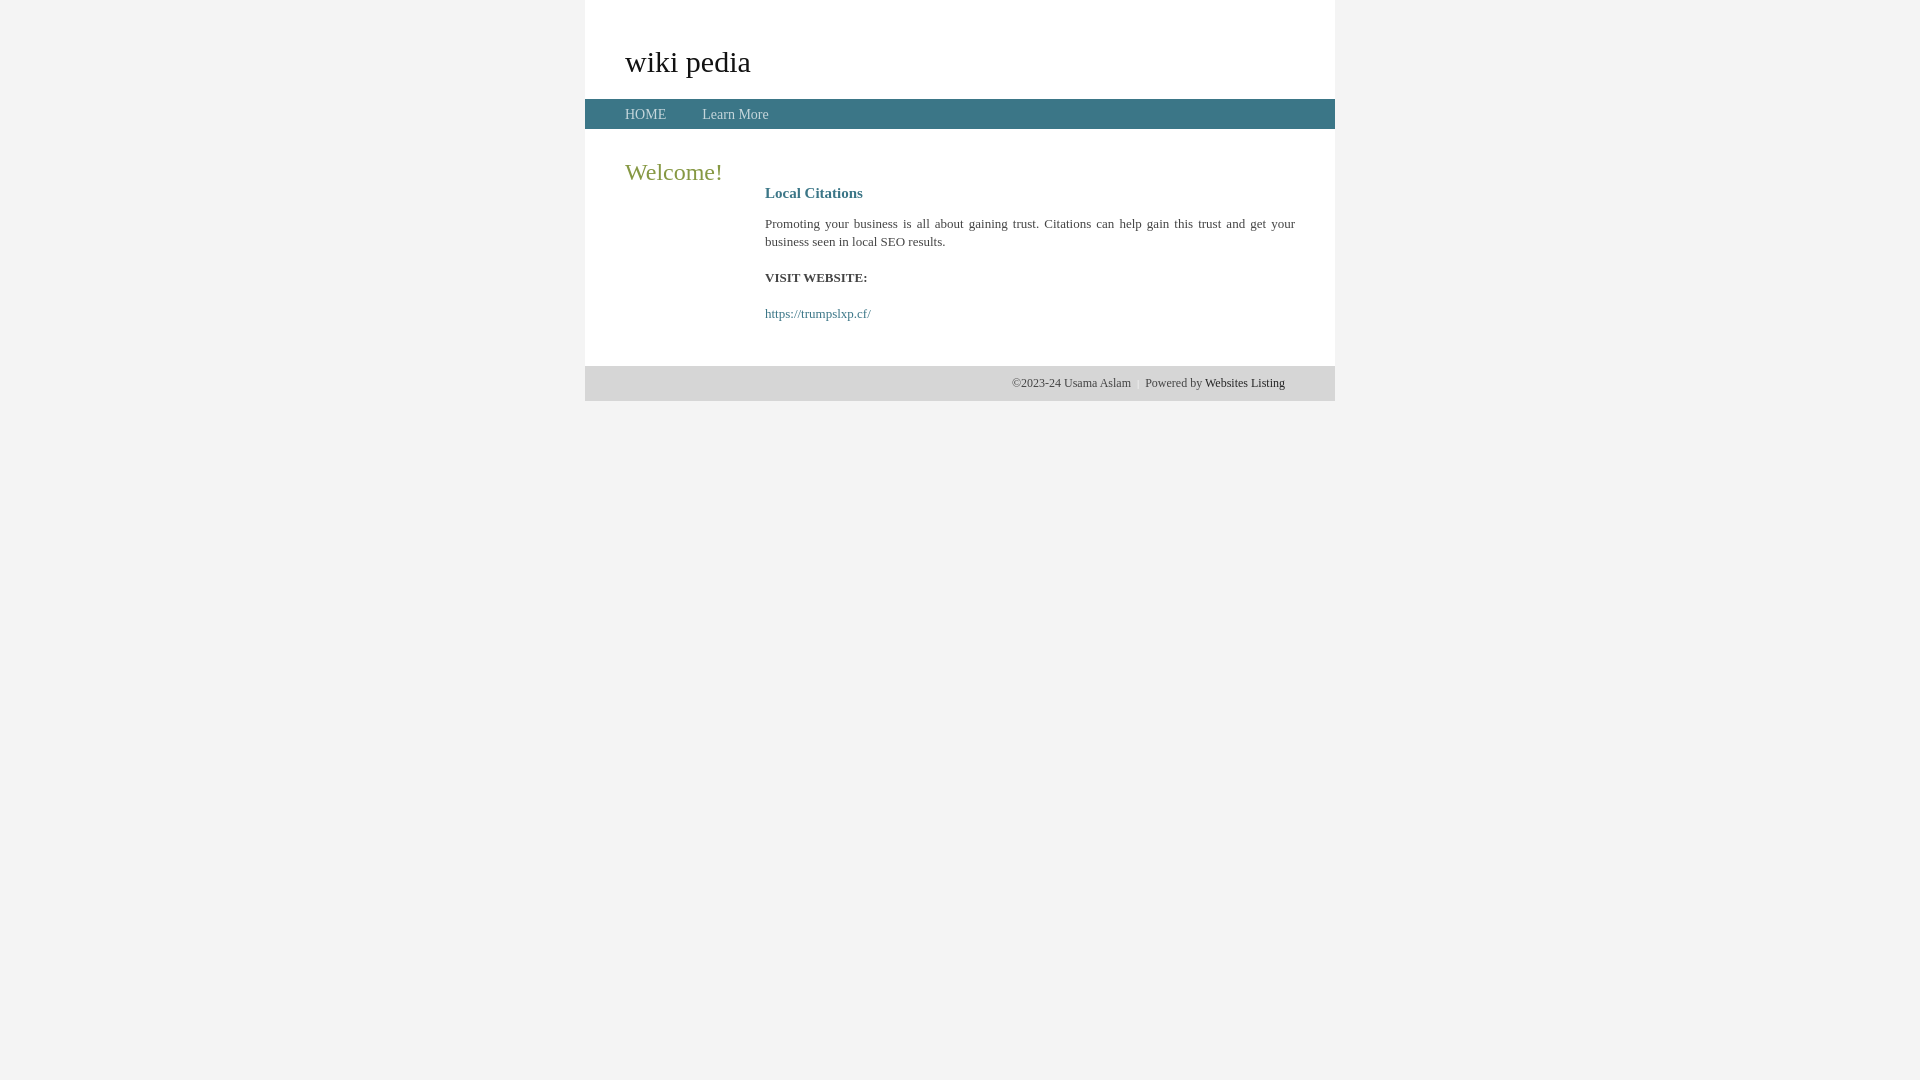 This screenshot has width=1920, height=1080. I want to click on 'Websites Listing', so click(1243, 382).